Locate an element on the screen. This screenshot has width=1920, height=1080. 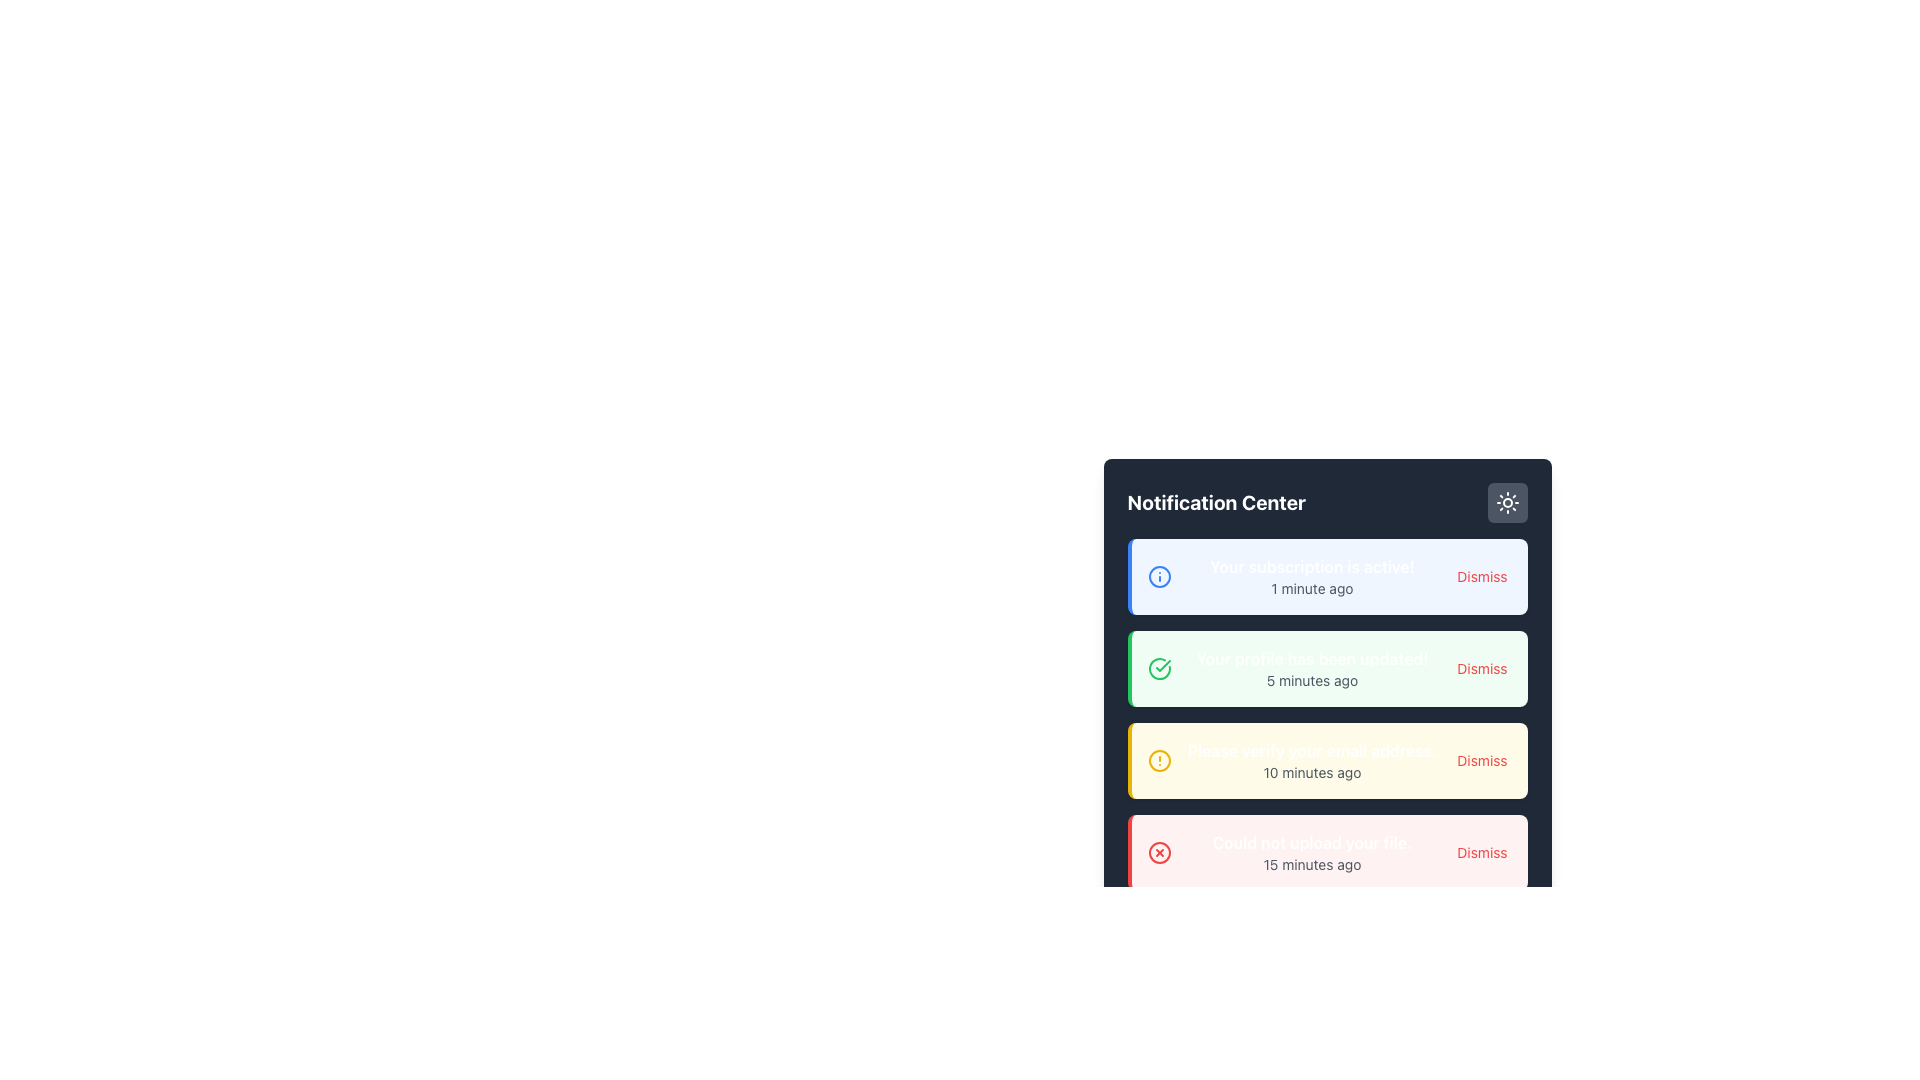
the Dismiss button located at the top-right corner of the notification card, which is aligned to the right of the text '1 minute ago' and beneath the header 'Notification Center' is located at coordinates (1482, 577).